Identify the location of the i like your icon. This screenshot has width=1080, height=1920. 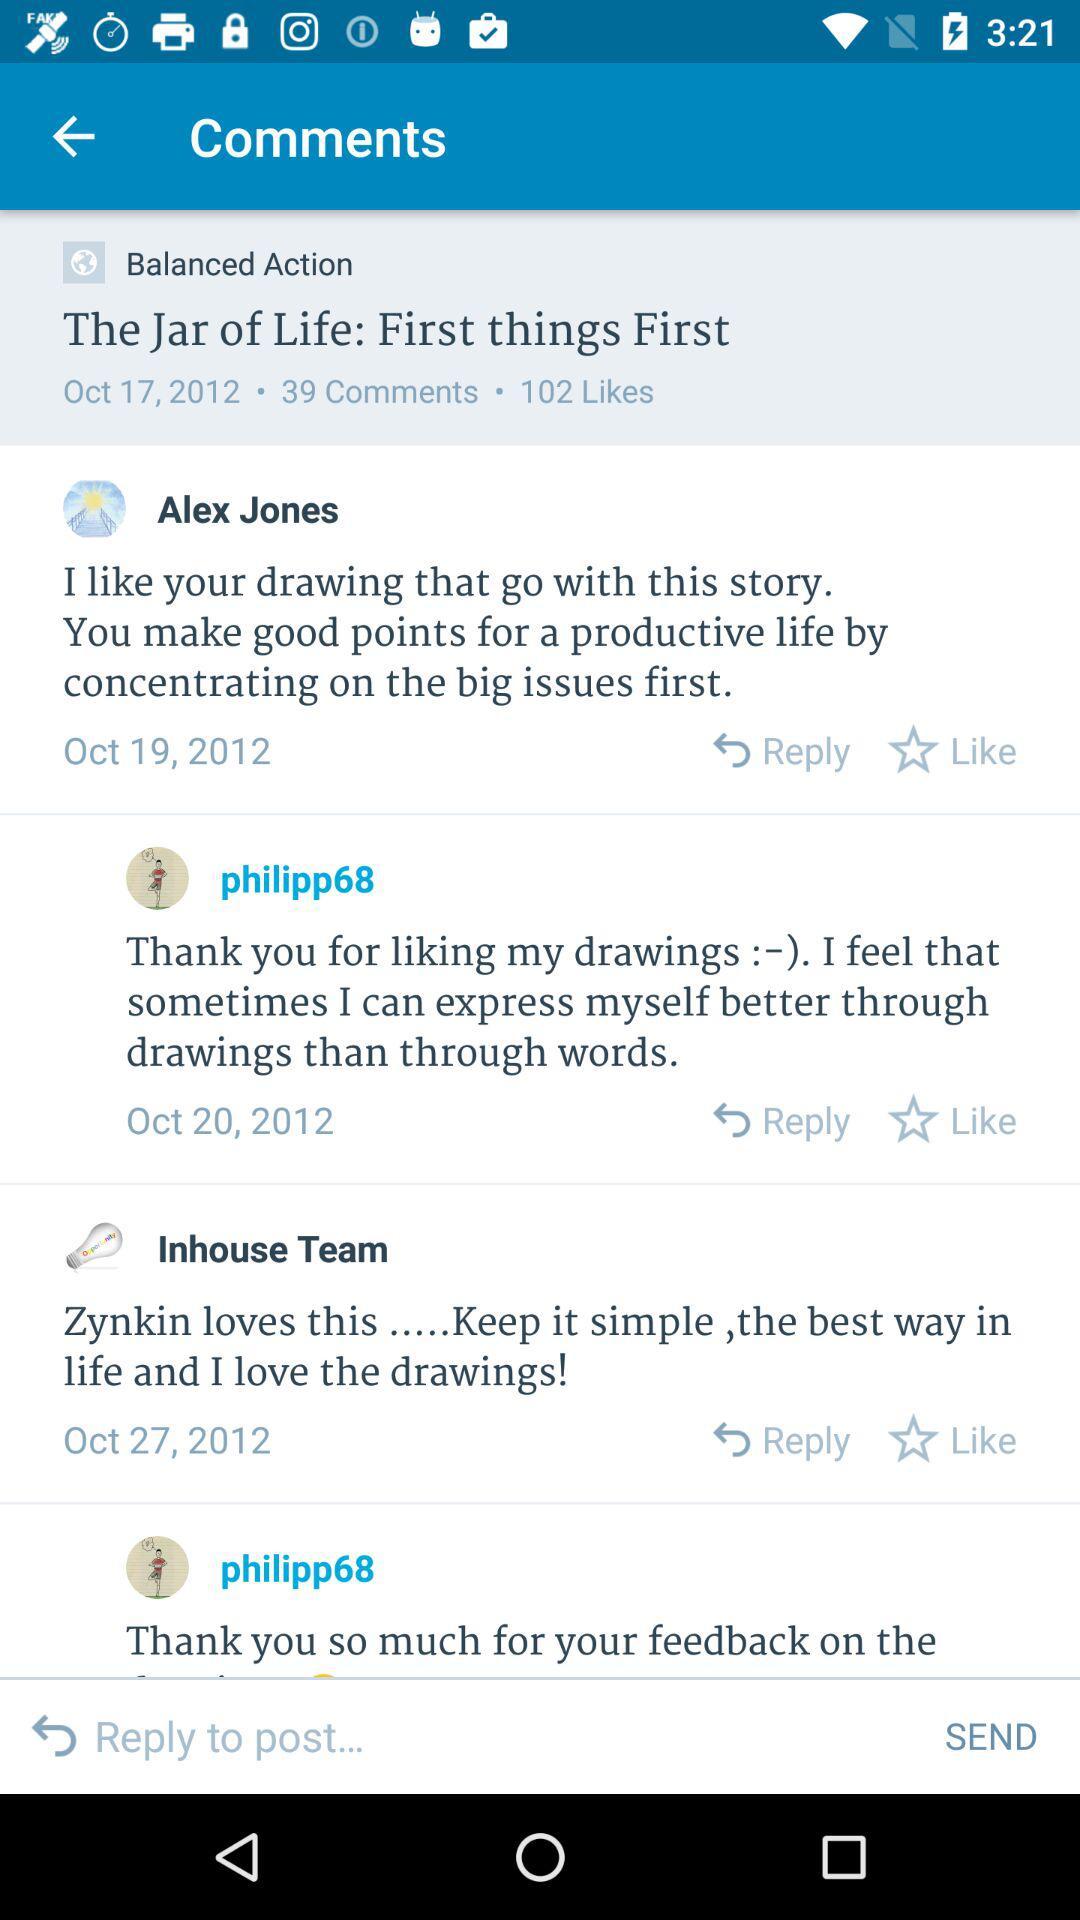
(540, 633).